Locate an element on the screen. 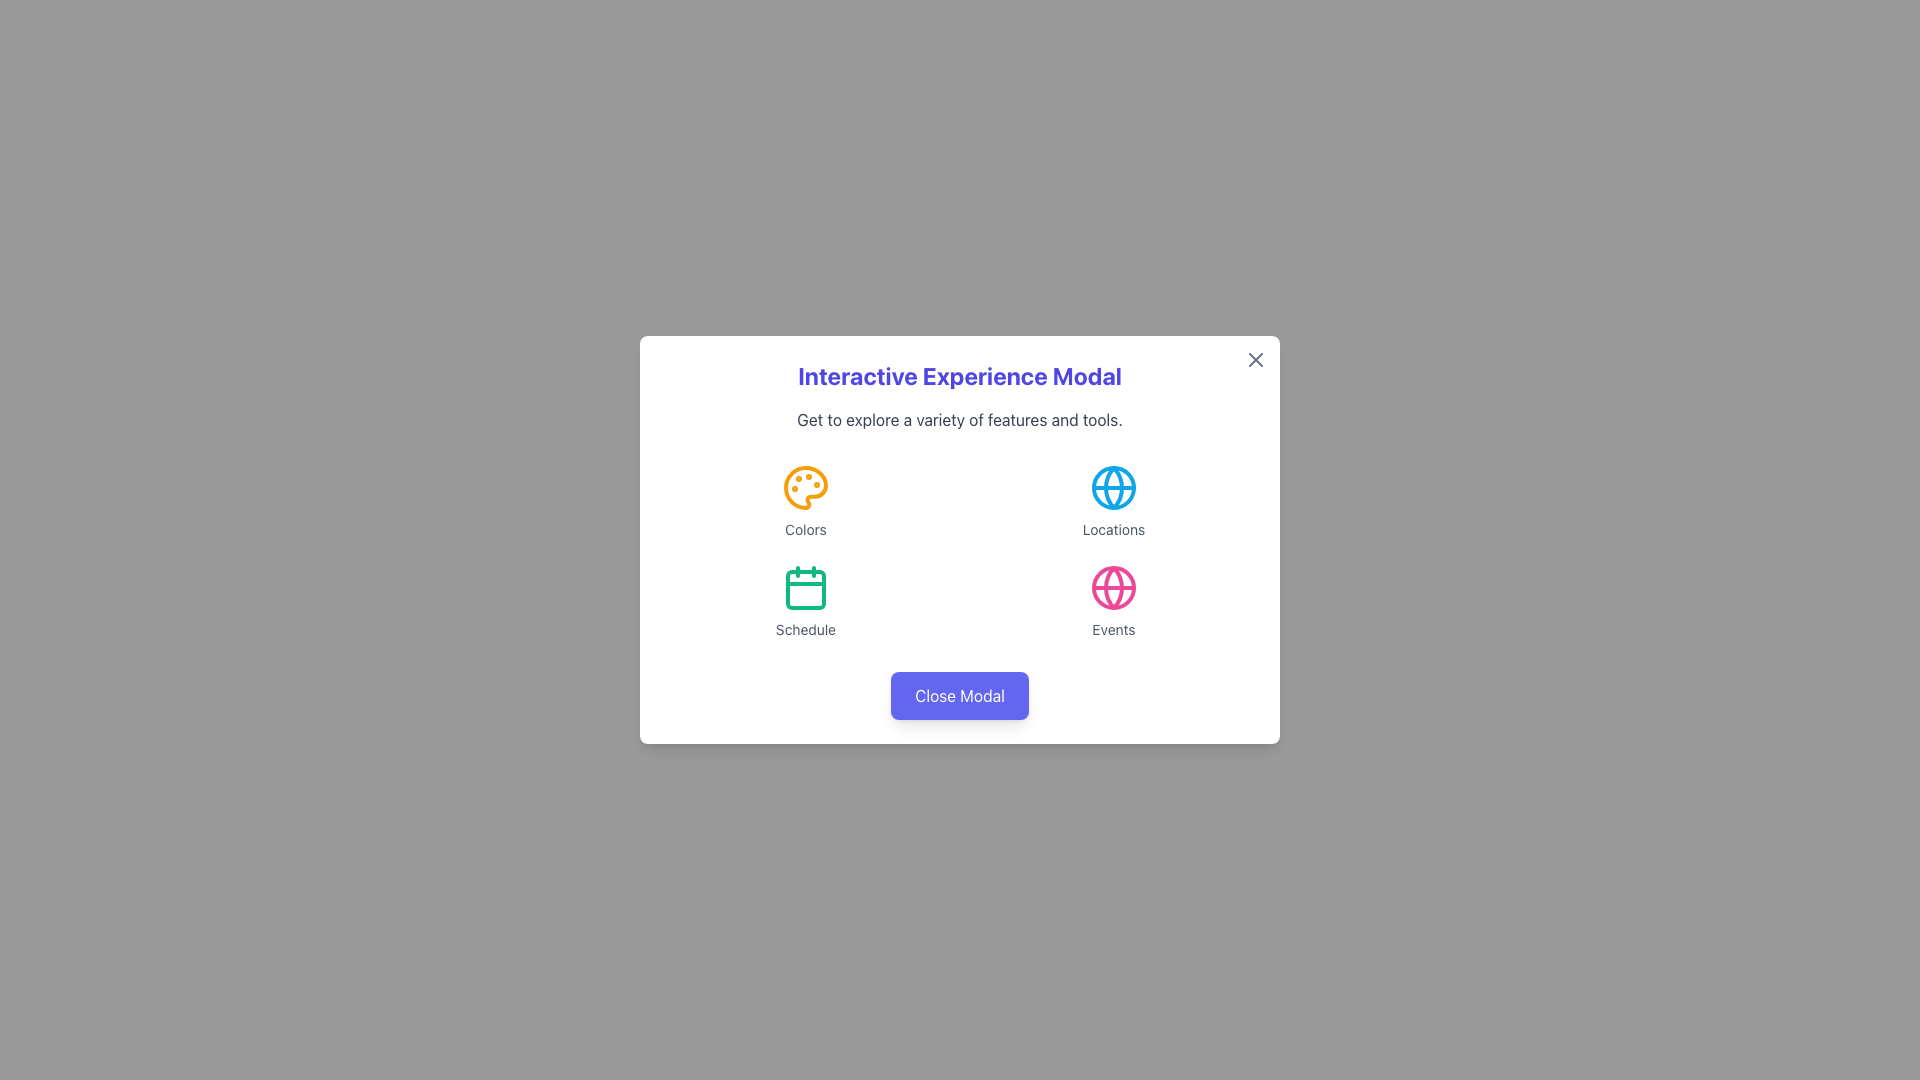 The image size is (1920, 1080). the green calendar icon with rounded corners located inside a modal interface, which is the leftmost icon in the second row of icons is located at coordinates (806, 586).